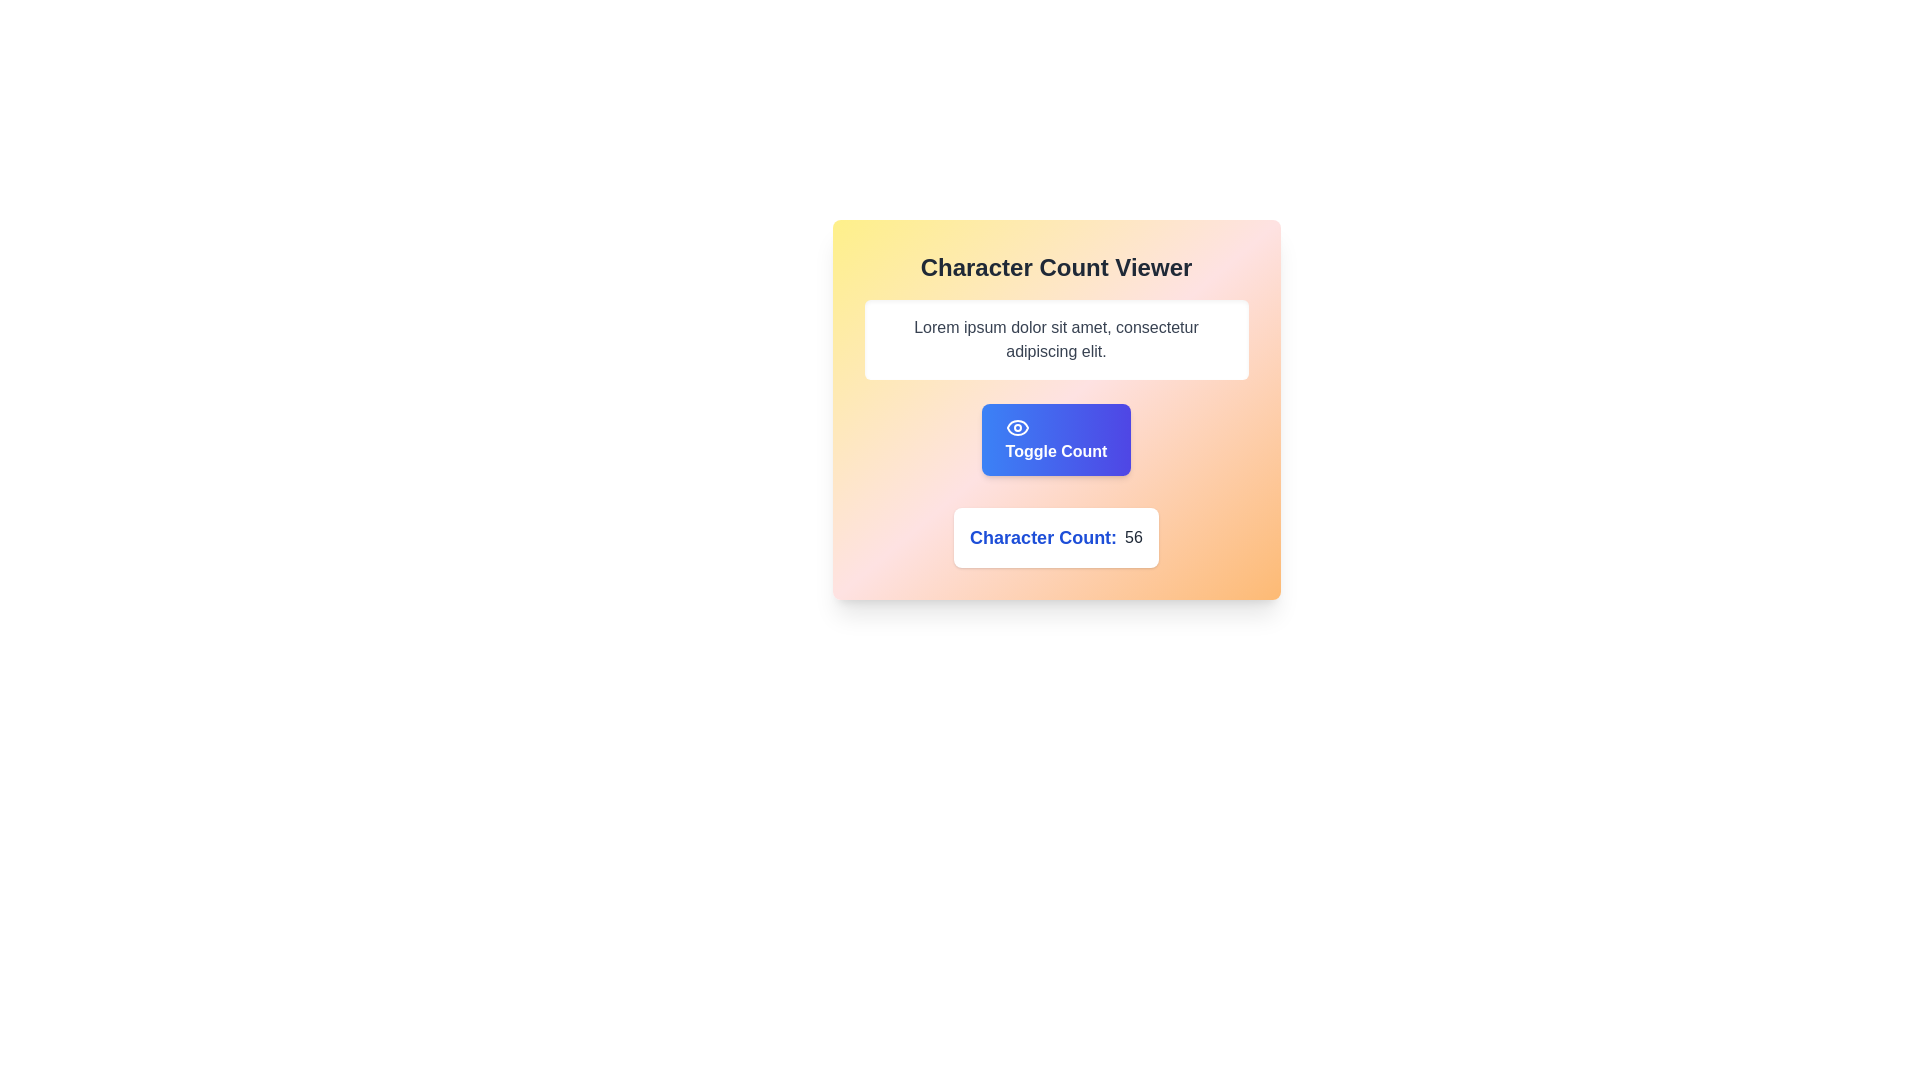 This screenshot has height=1080, width=1920. Describe the element at coordinates (1055, 438) in the screenshot. I see `the 'Toggle Count' button to toggle the visibility of the character count` at that location.